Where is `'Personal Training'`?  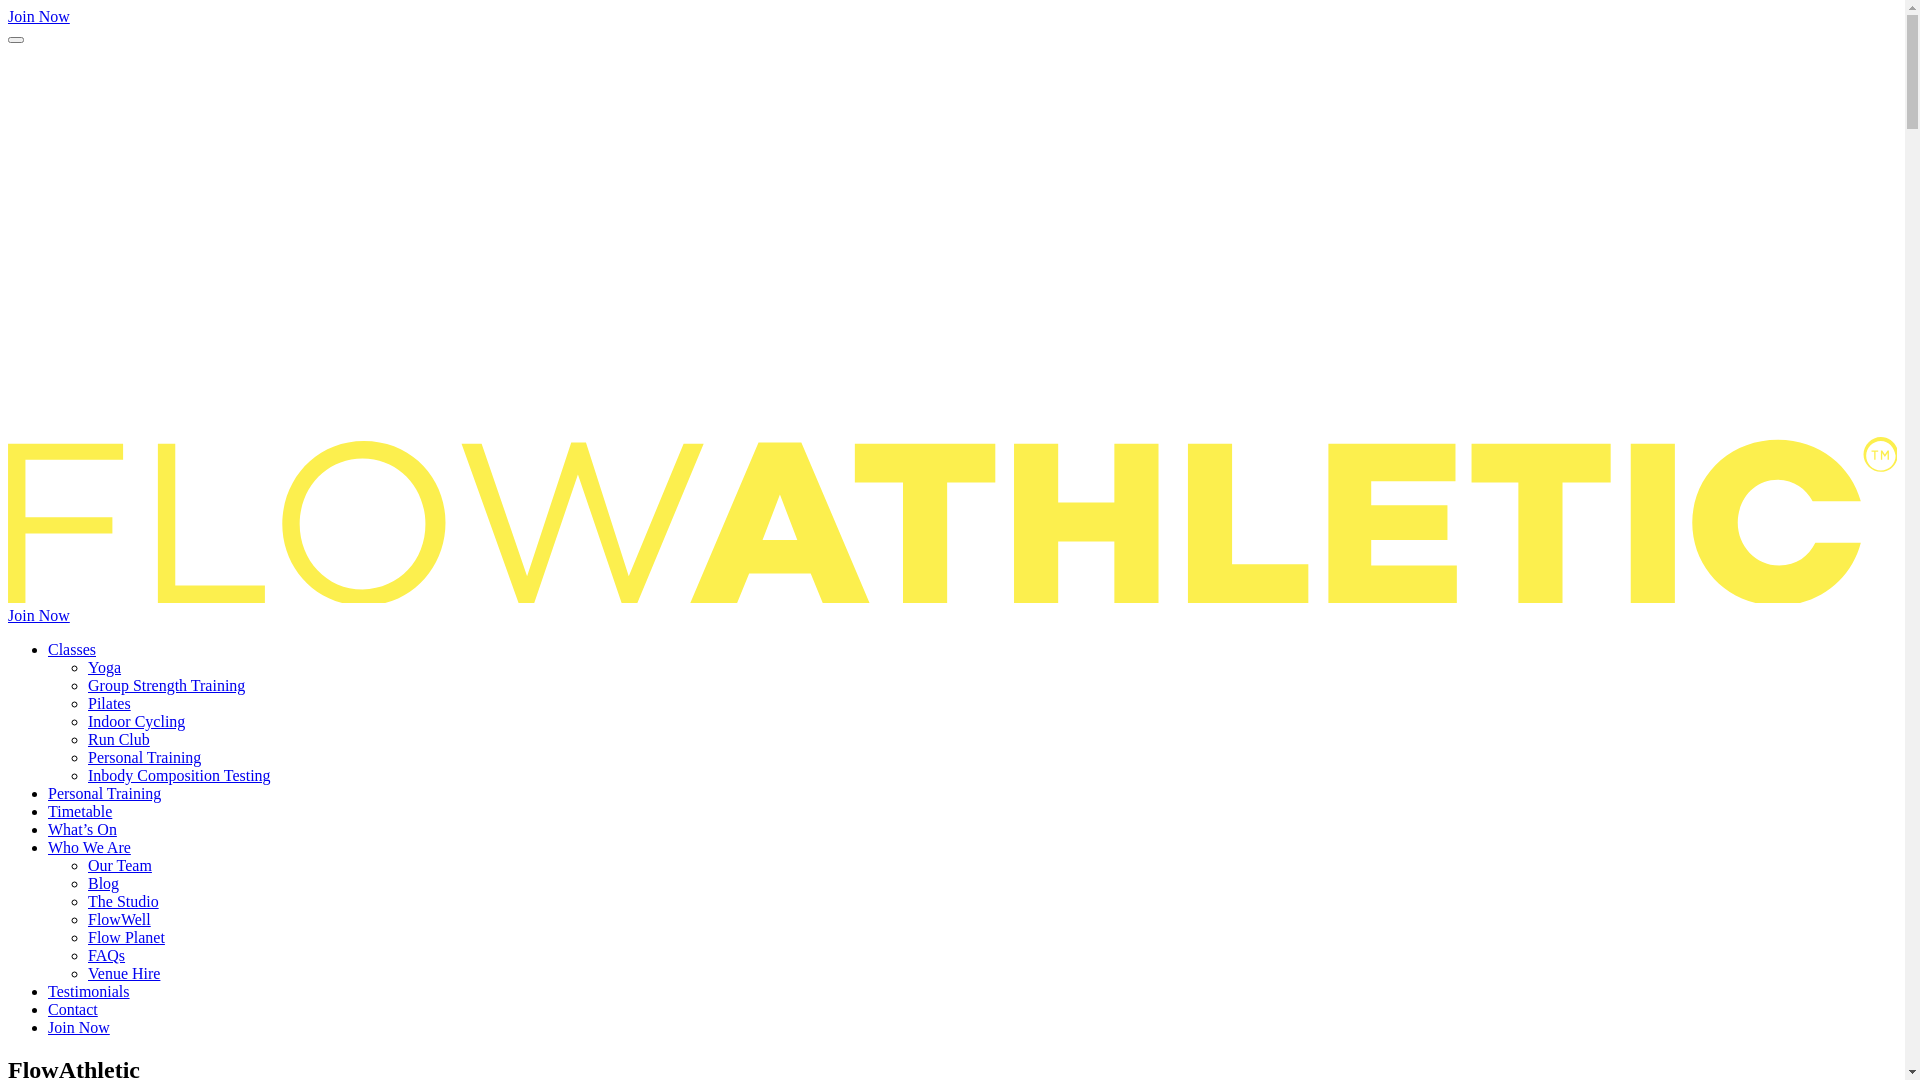
'Personal Training' is located at coordinates (143, 757).